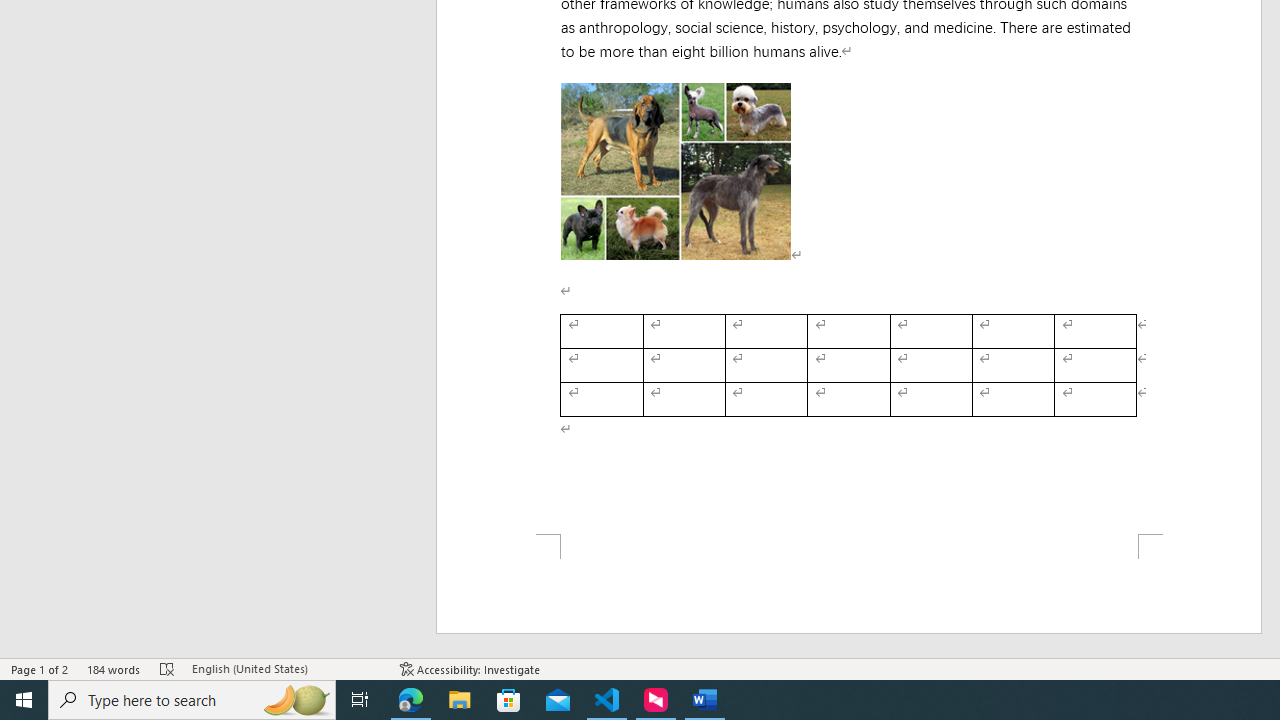  Describe the element at coordinates (459, 698) in the screenshot. I see `'File Explorer'` at that location.